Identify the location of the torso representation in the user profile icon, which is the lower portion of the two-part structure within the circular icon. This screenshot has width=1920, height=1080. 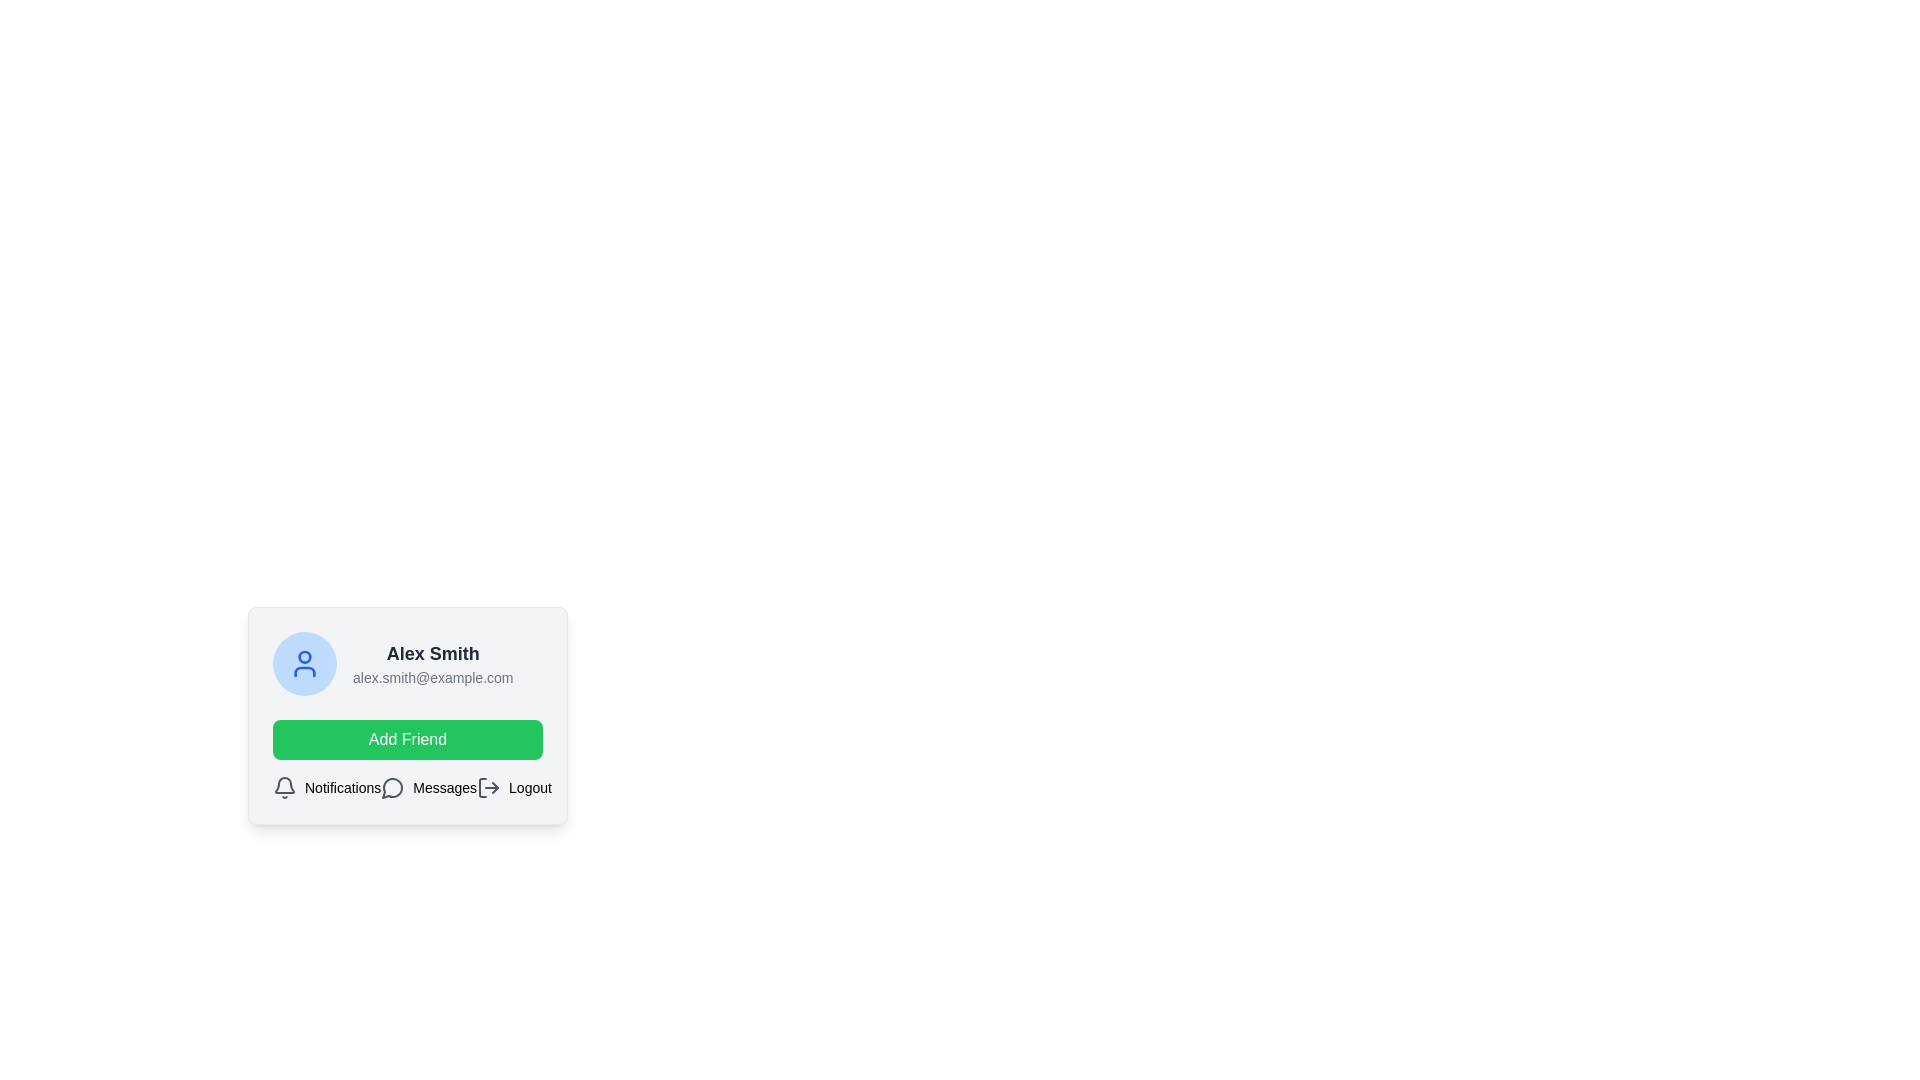
(304, 671).